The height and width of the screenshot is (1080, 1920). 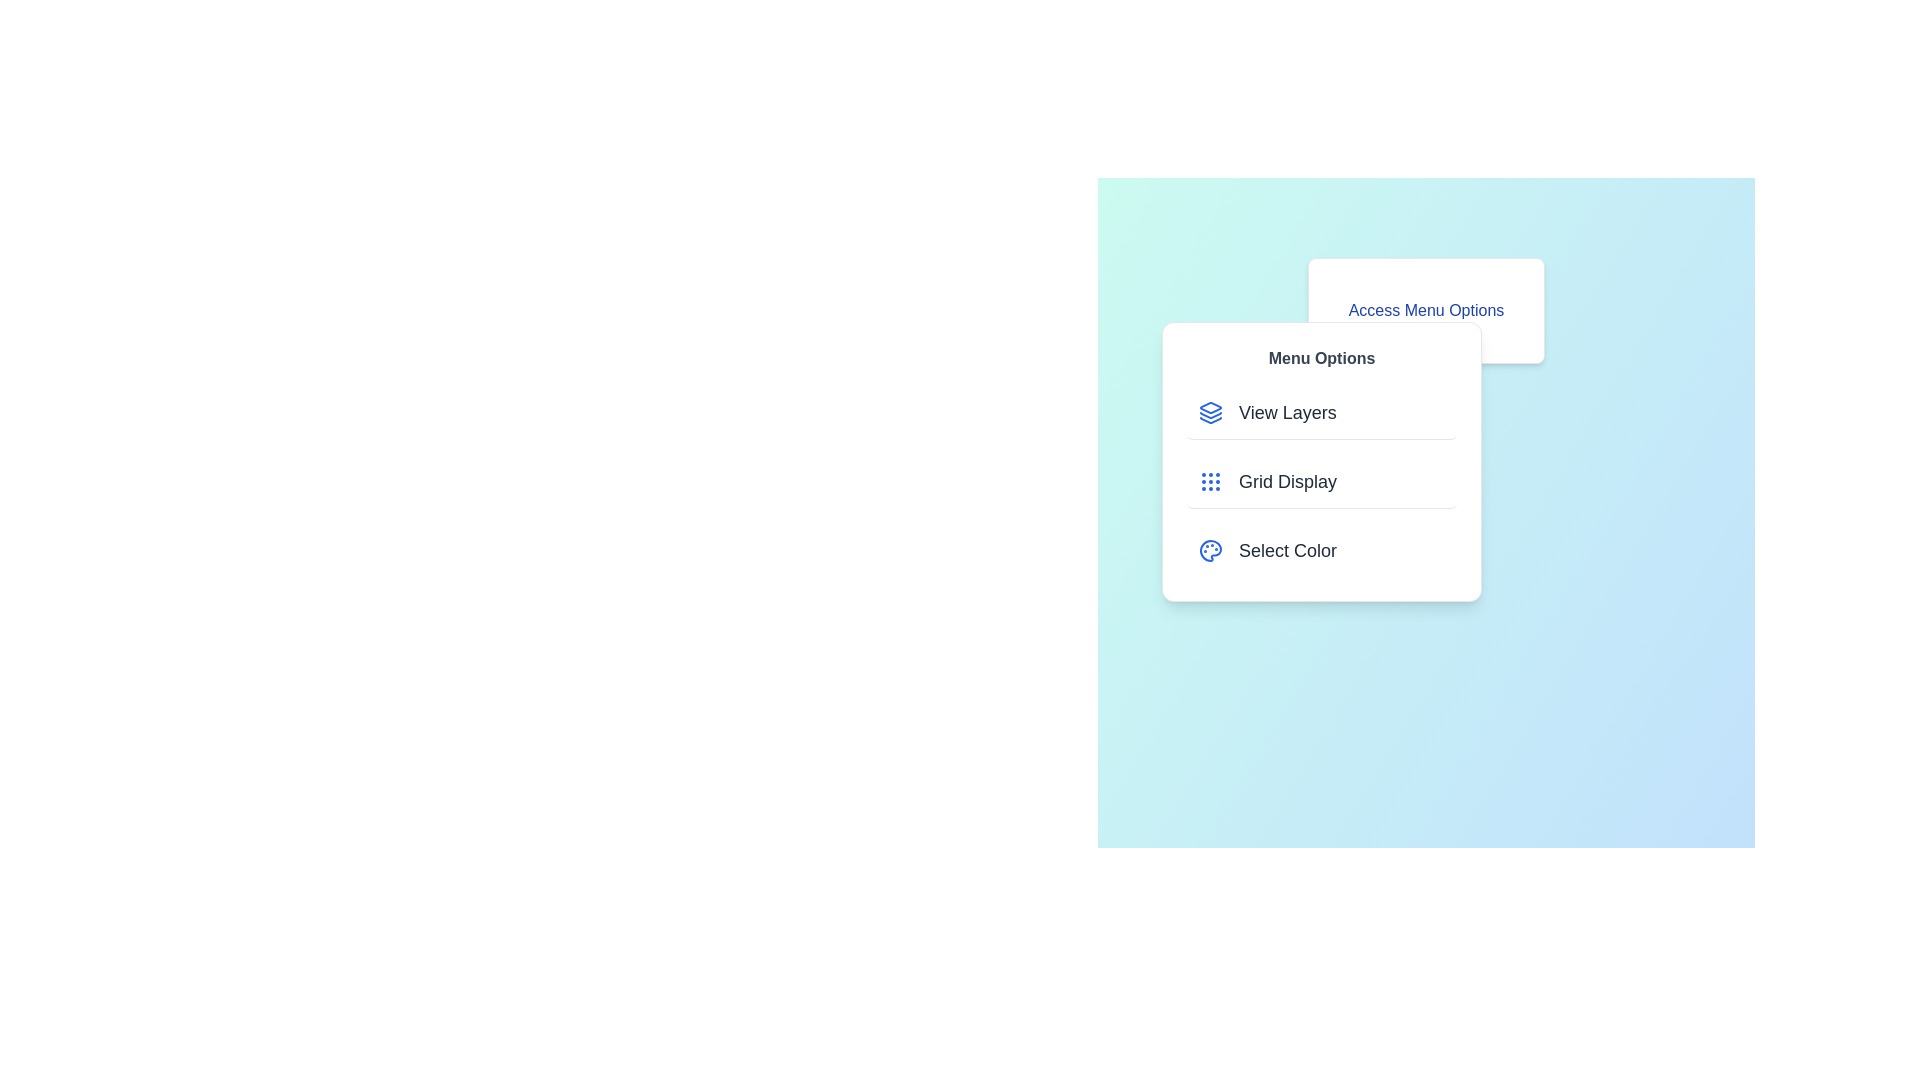 I want to click on the 'View Layers' menu item in the menu, so click(x=1321, y=411).